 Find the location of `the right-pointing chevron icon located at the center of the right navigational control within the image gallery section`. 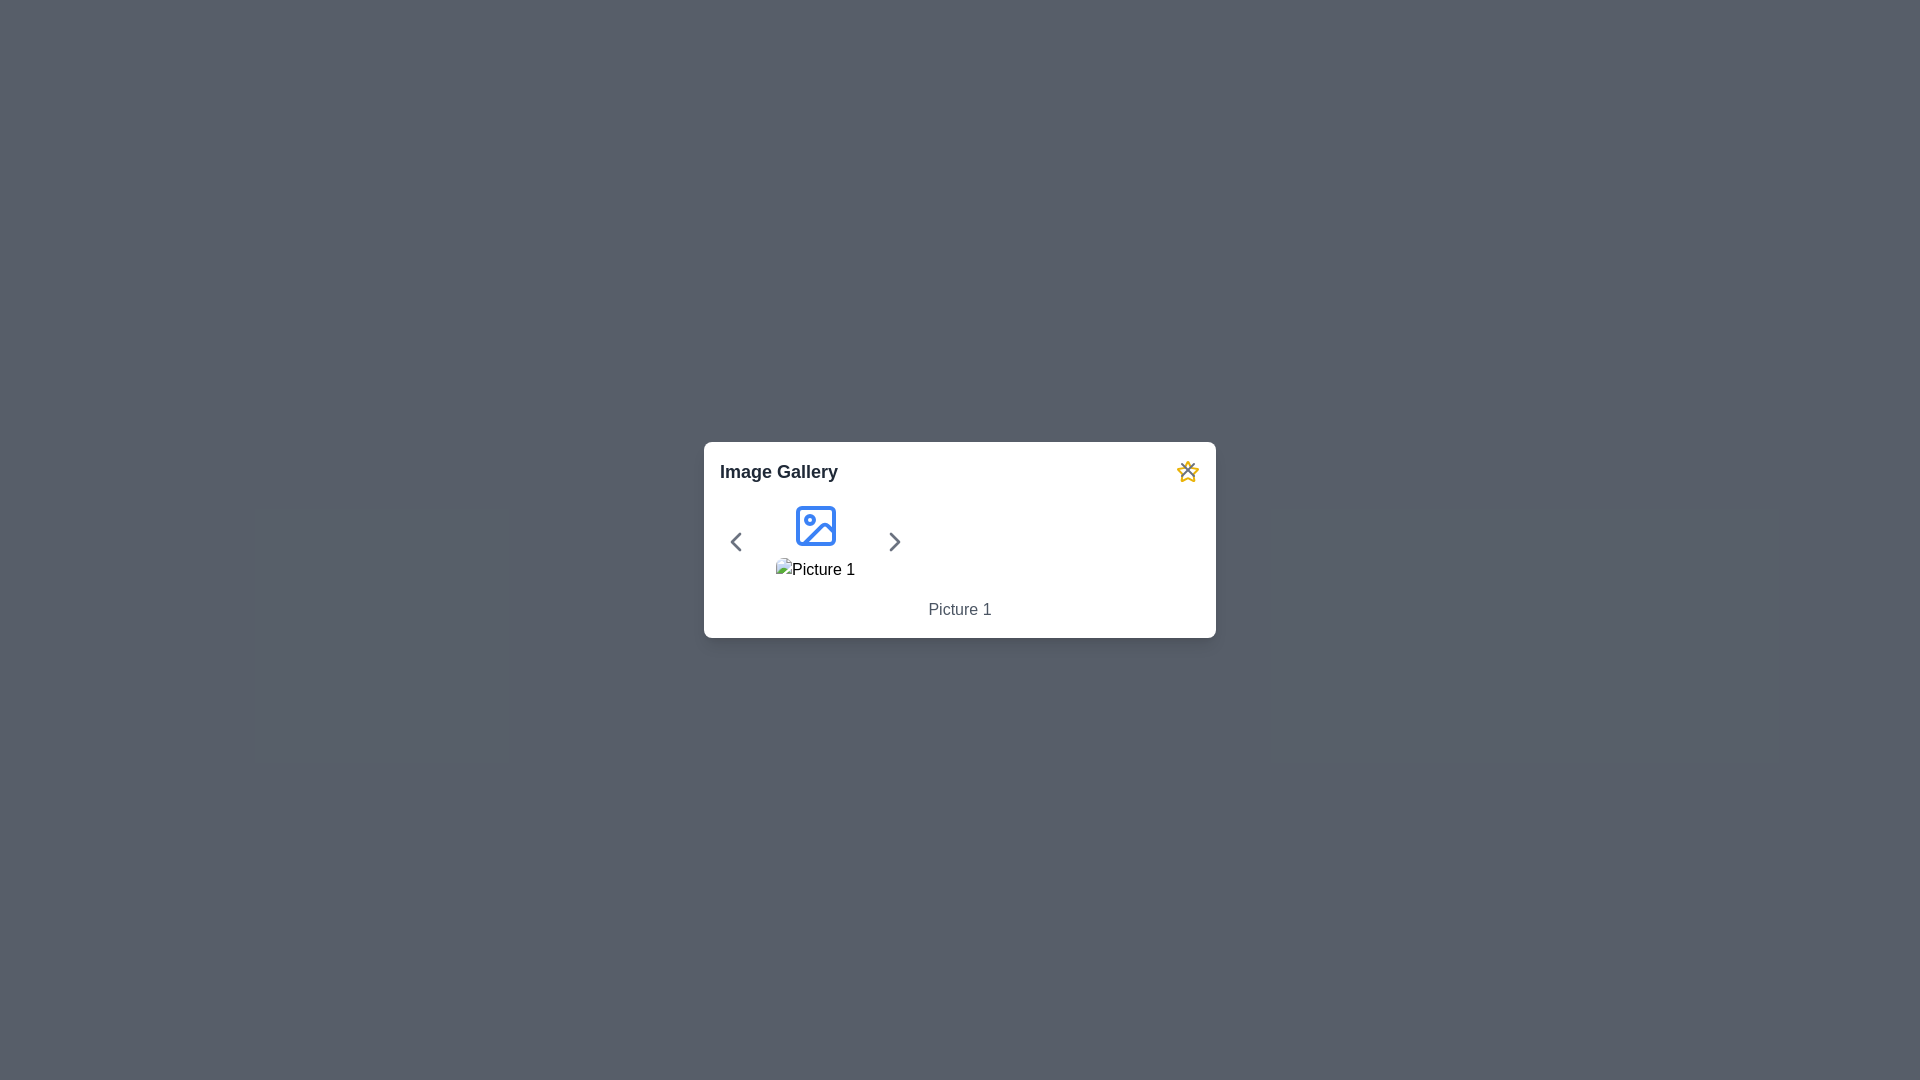

the right-pointing chevron icon located at the center of the right navigational control within the image gallery section is located at coordinates (894, 542).